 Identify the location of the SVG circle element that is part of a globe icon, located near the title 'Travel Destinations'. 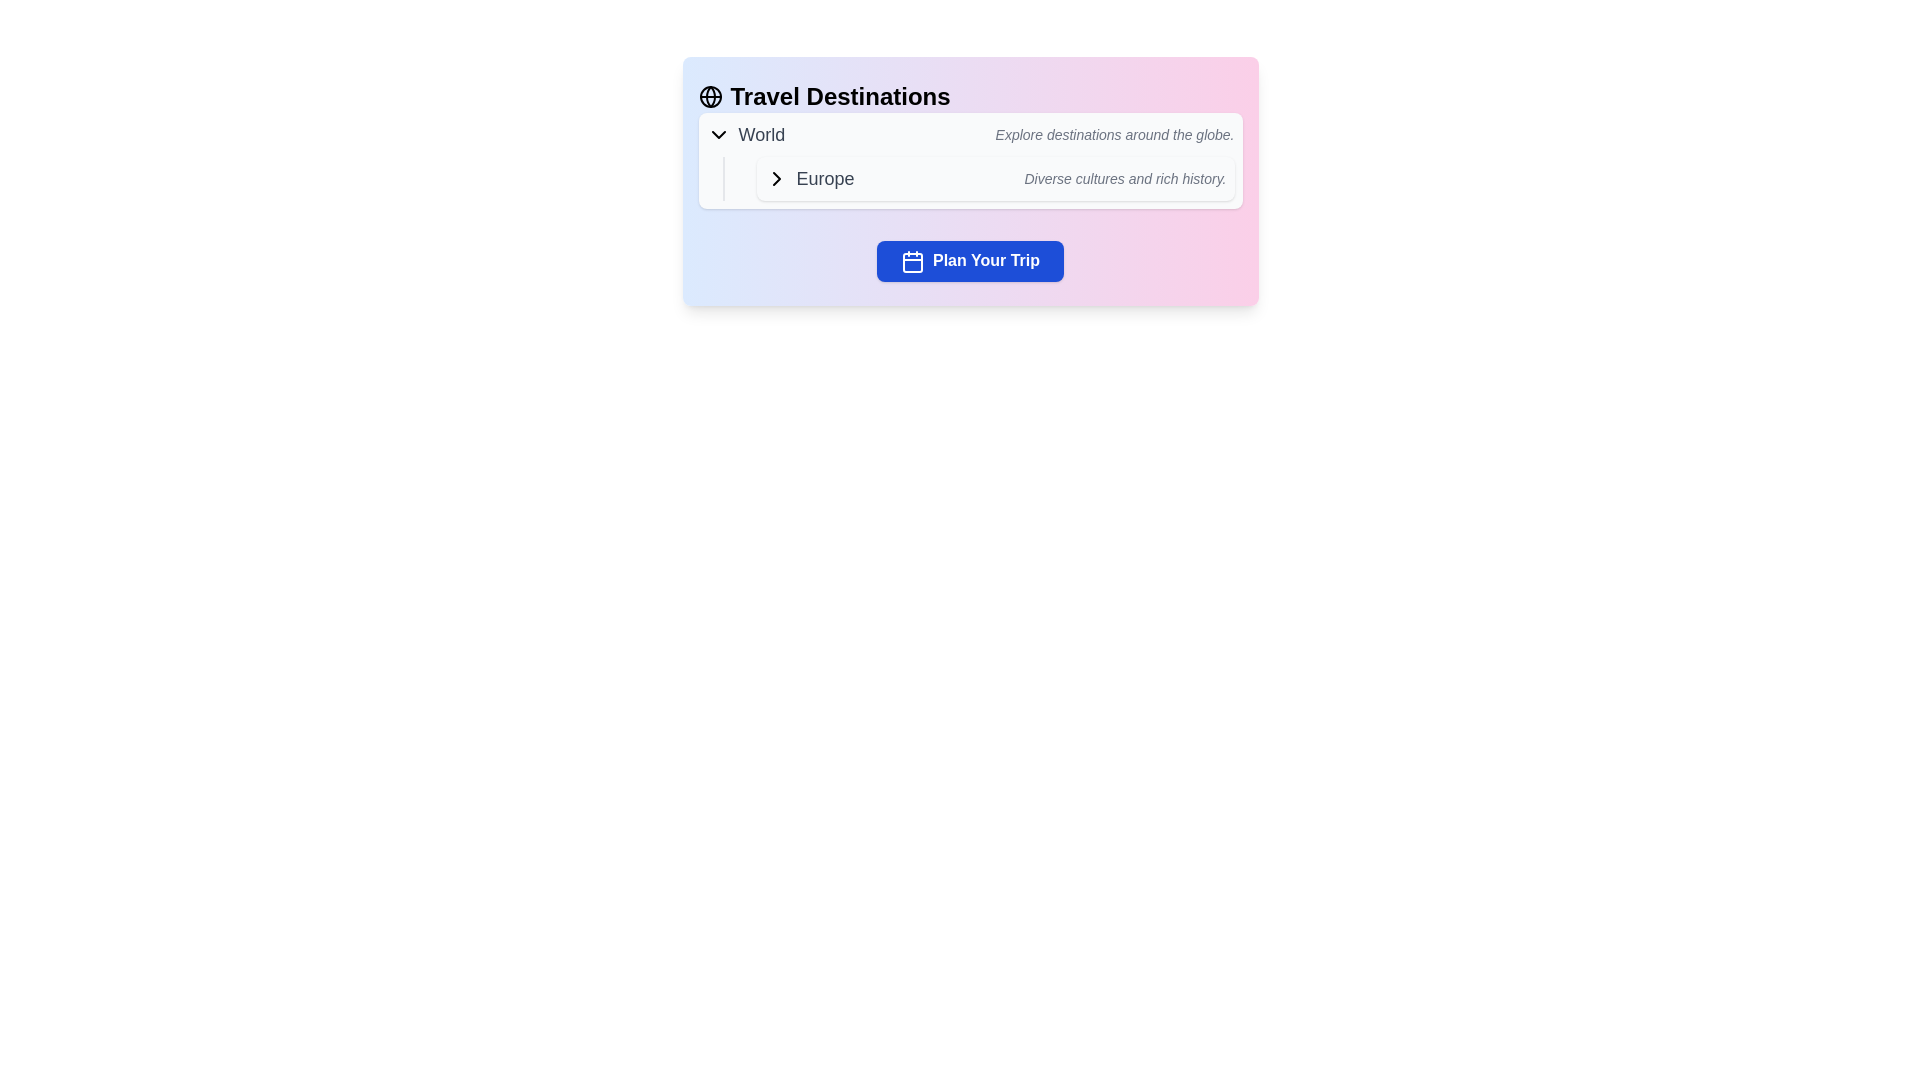
(710, 96).